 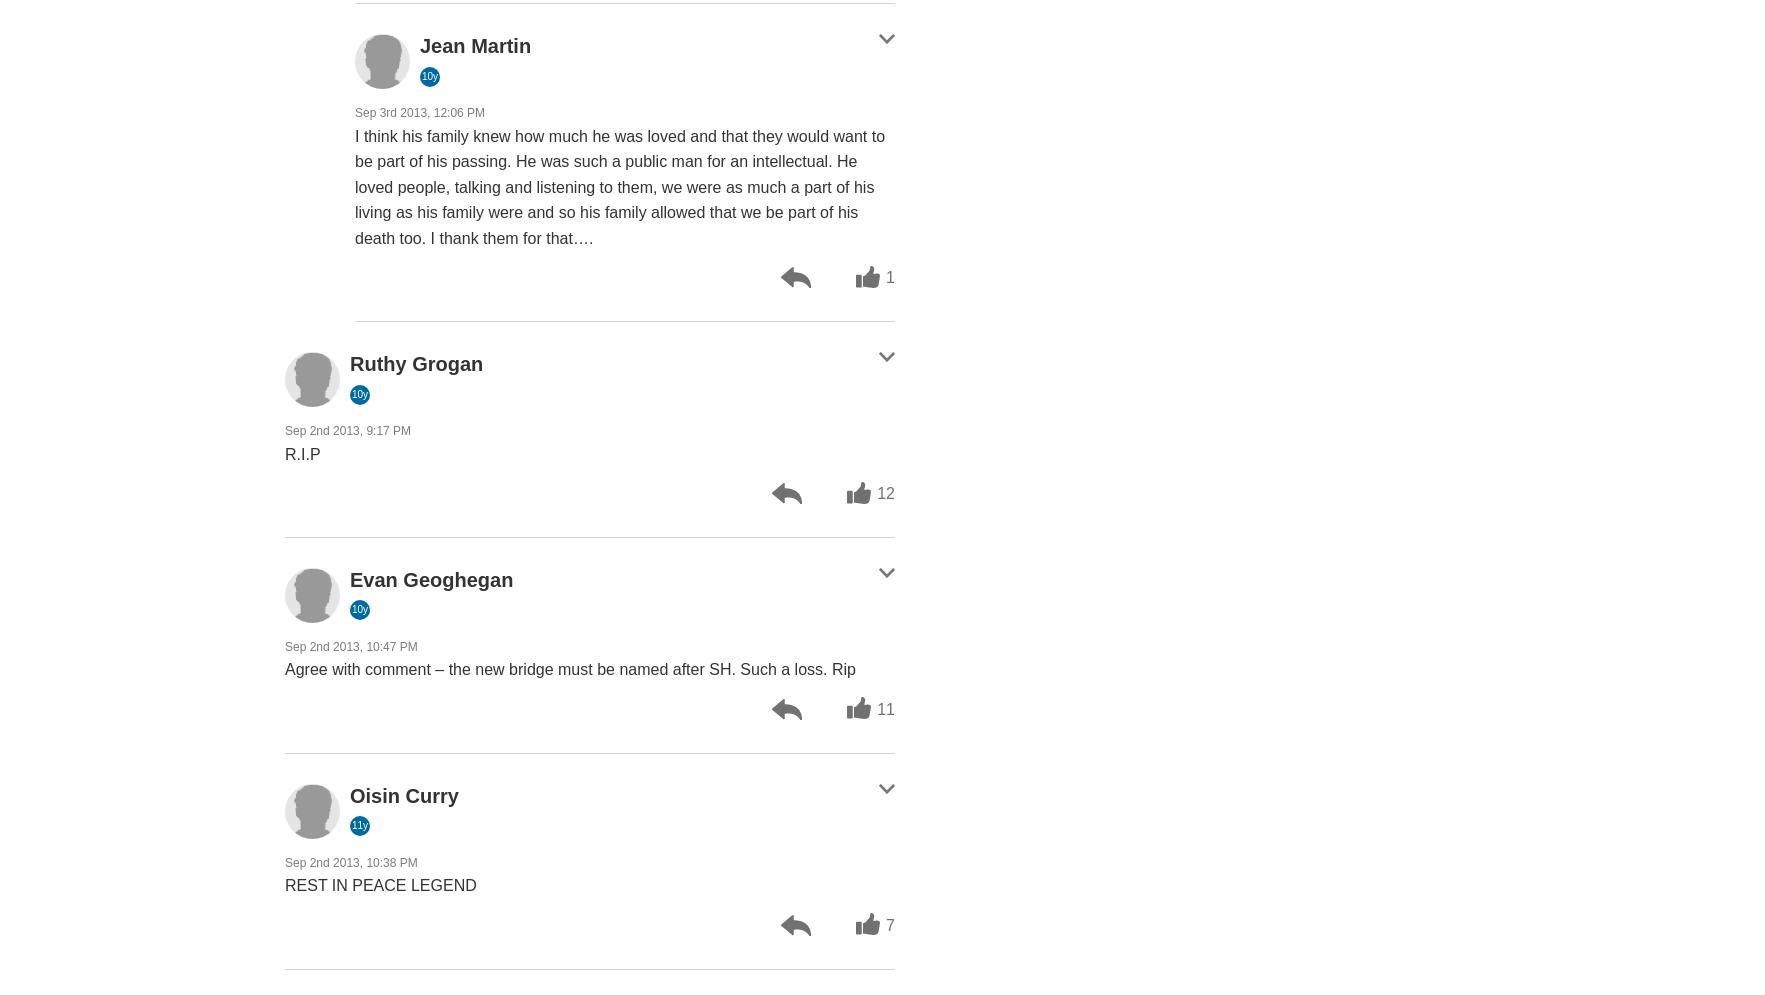 What do you see at coordinates (419, 113) in the screenshot?
I see `'Sep 3rd 2013, 12:06 PM'` at bounding box center [419, 113].